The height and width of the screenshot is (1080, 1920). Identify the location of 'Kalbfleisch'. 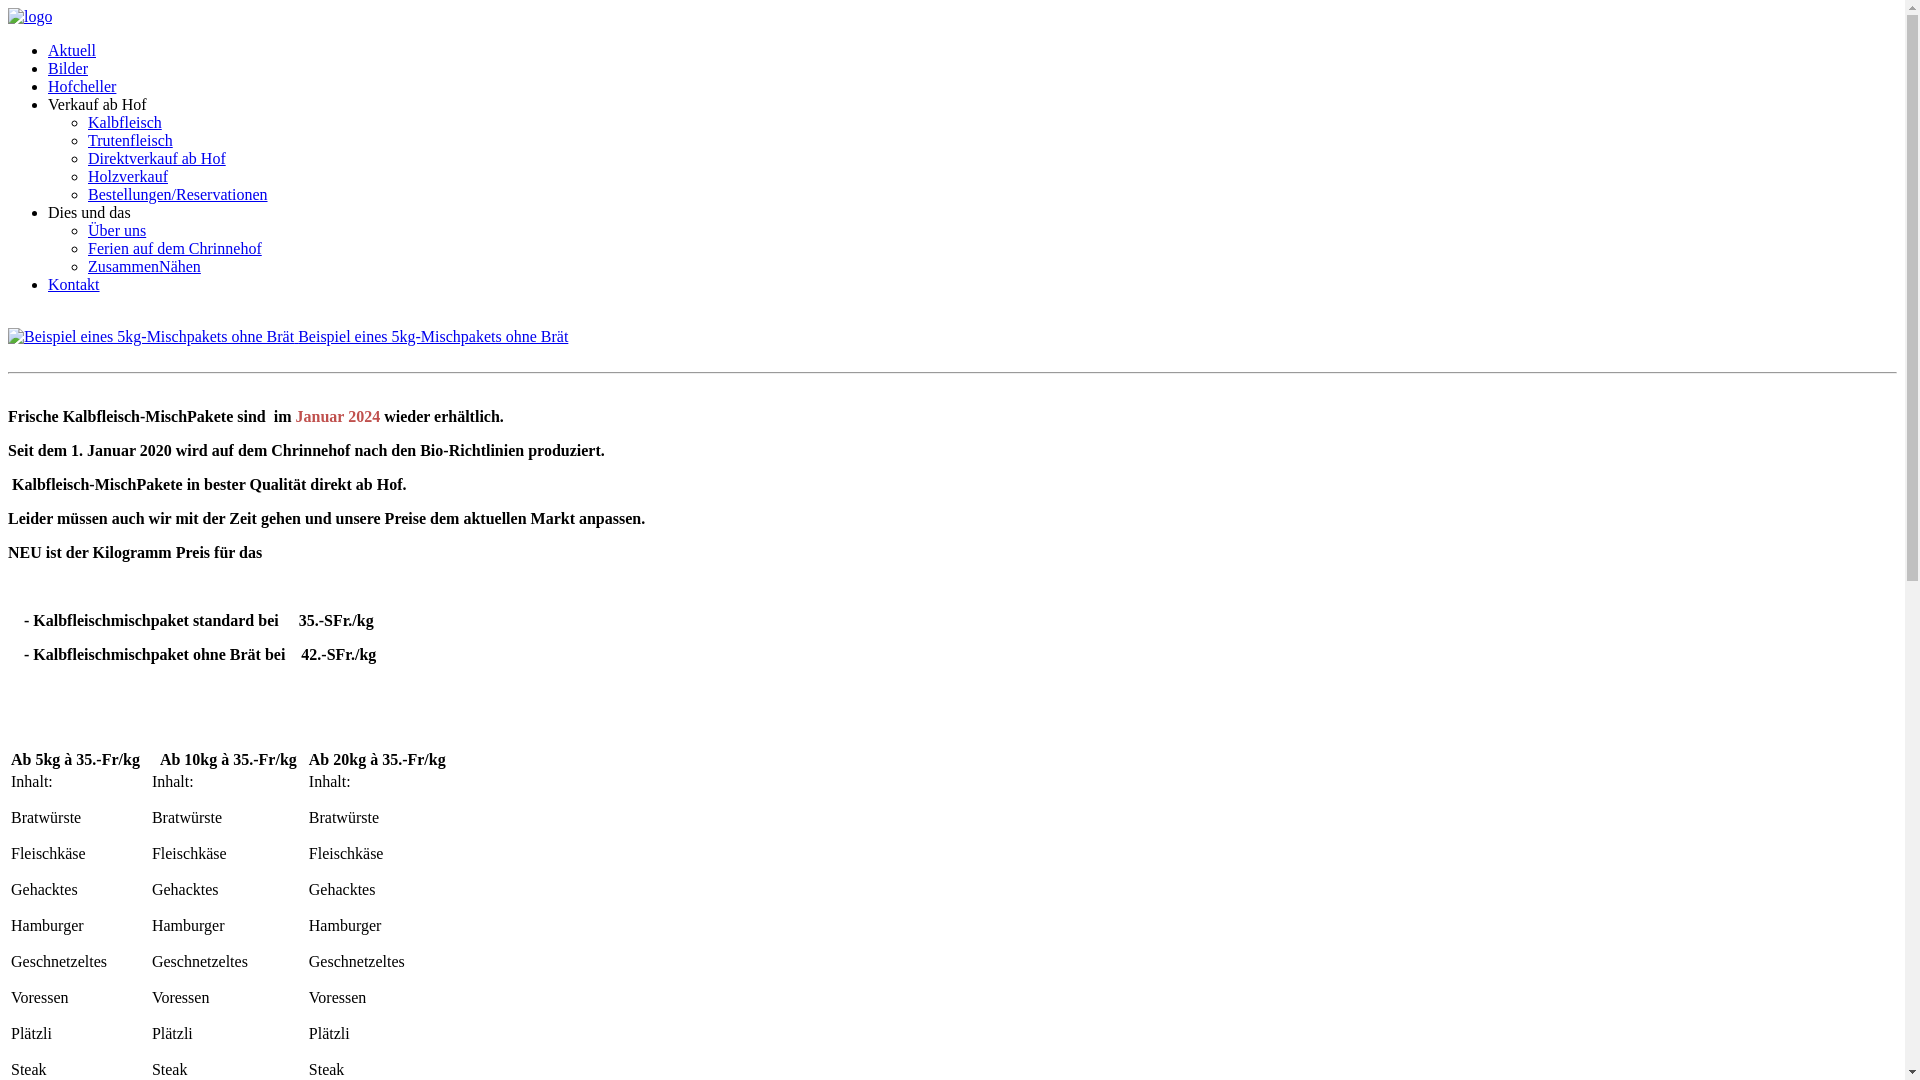
(123, 122).